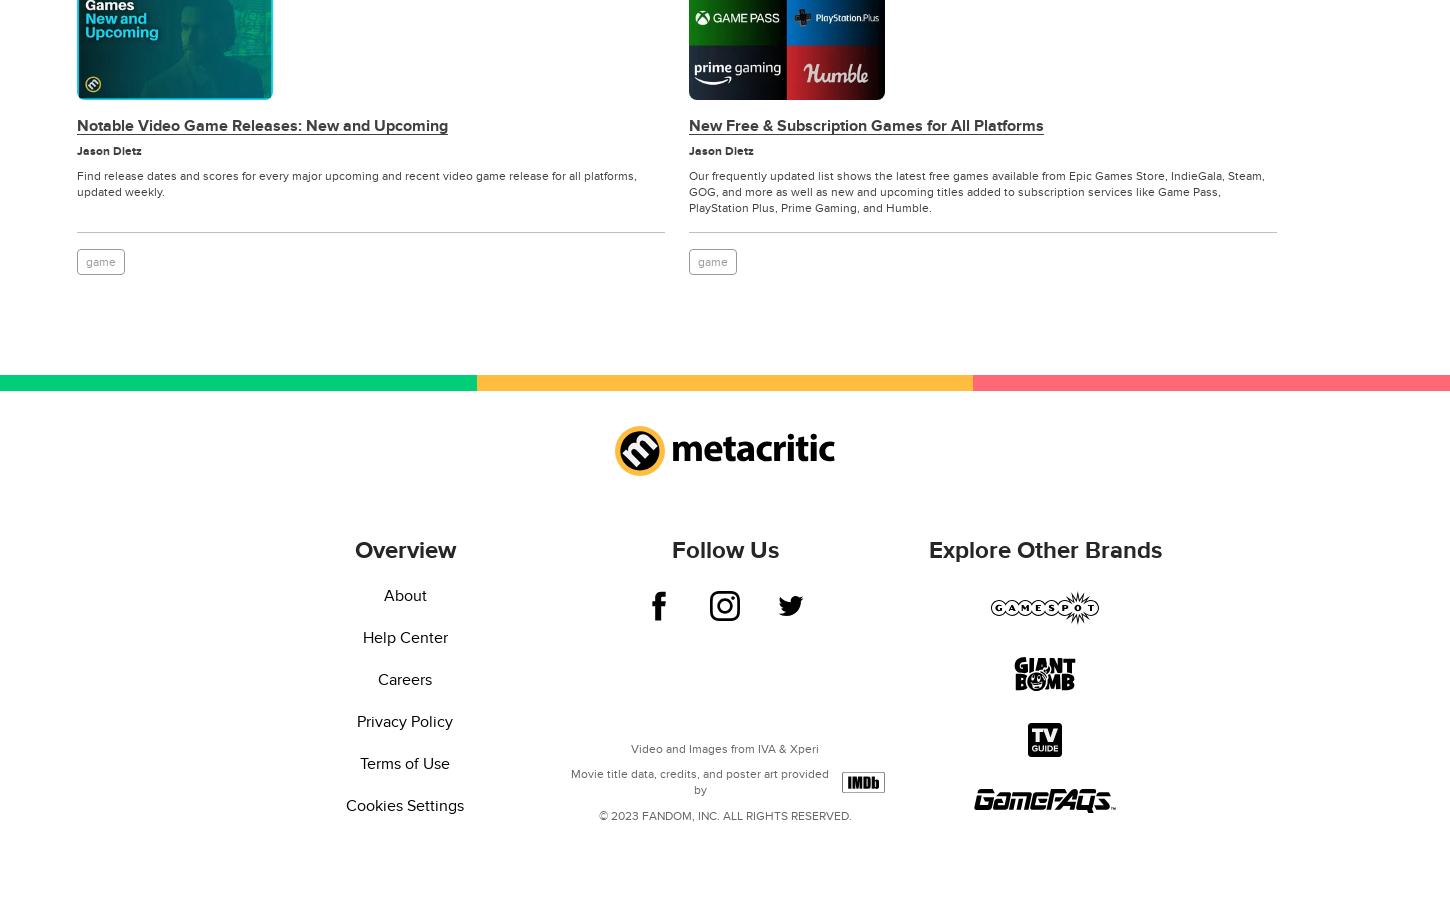 The image size is (1450, 900). Describe the element at coordinates (262, 126) in the screenshot. I see `'Notable Video Game Releases: New and Upcoming'` at that location.